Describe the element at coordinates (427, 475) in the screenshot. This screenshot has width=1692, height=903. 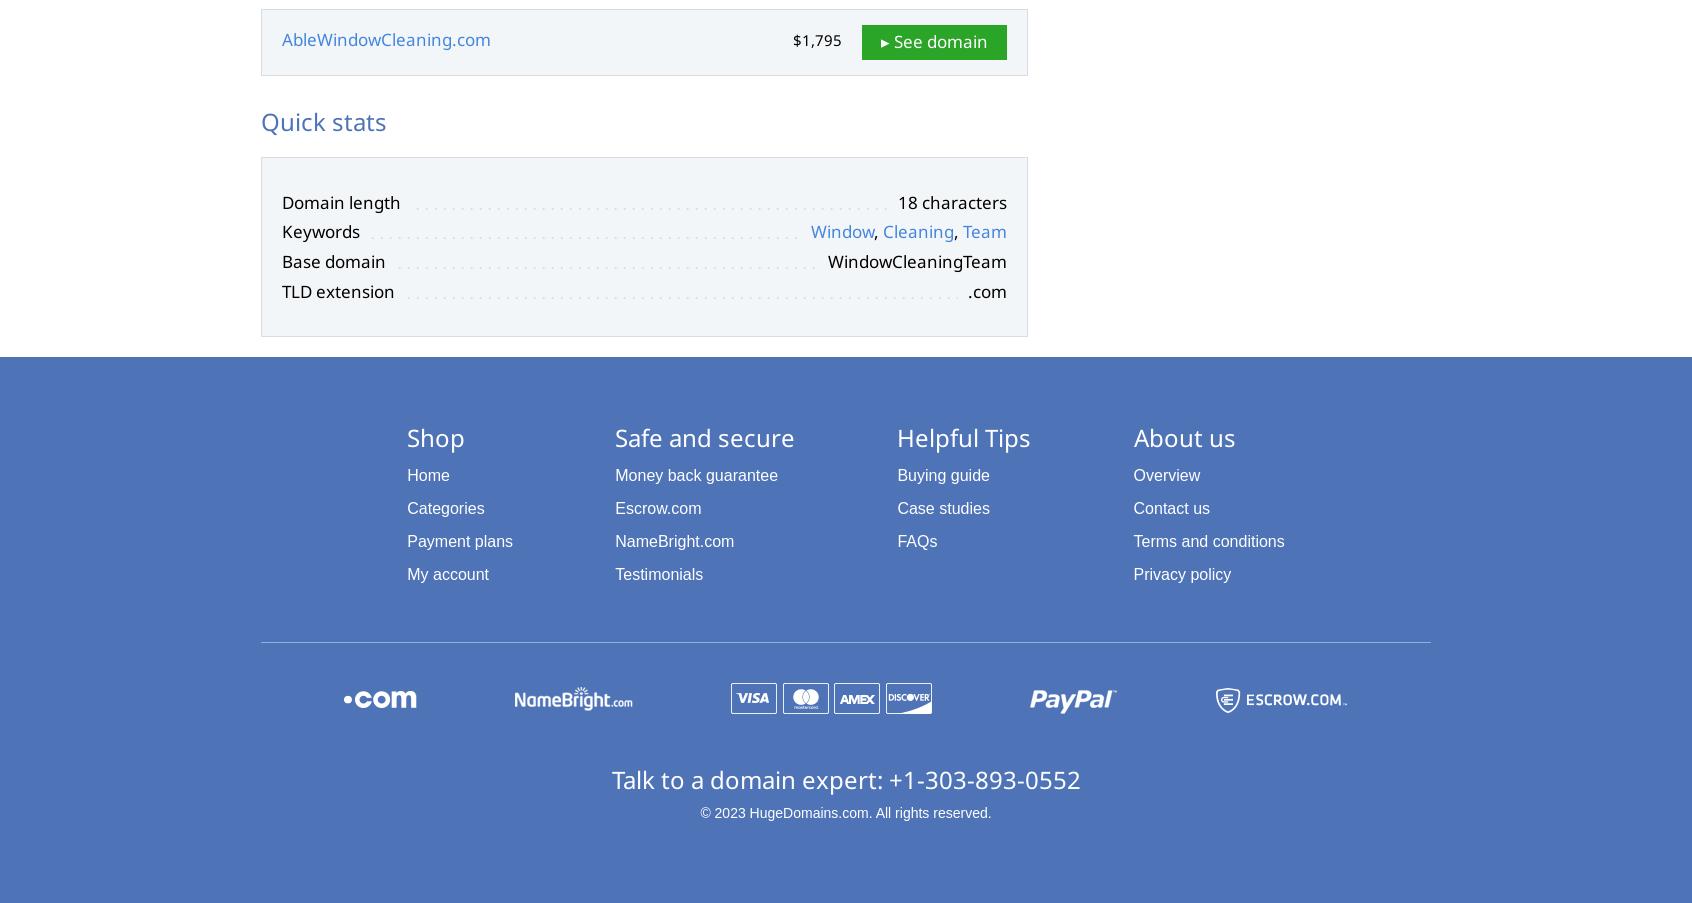
I see `'Home'` at that location.